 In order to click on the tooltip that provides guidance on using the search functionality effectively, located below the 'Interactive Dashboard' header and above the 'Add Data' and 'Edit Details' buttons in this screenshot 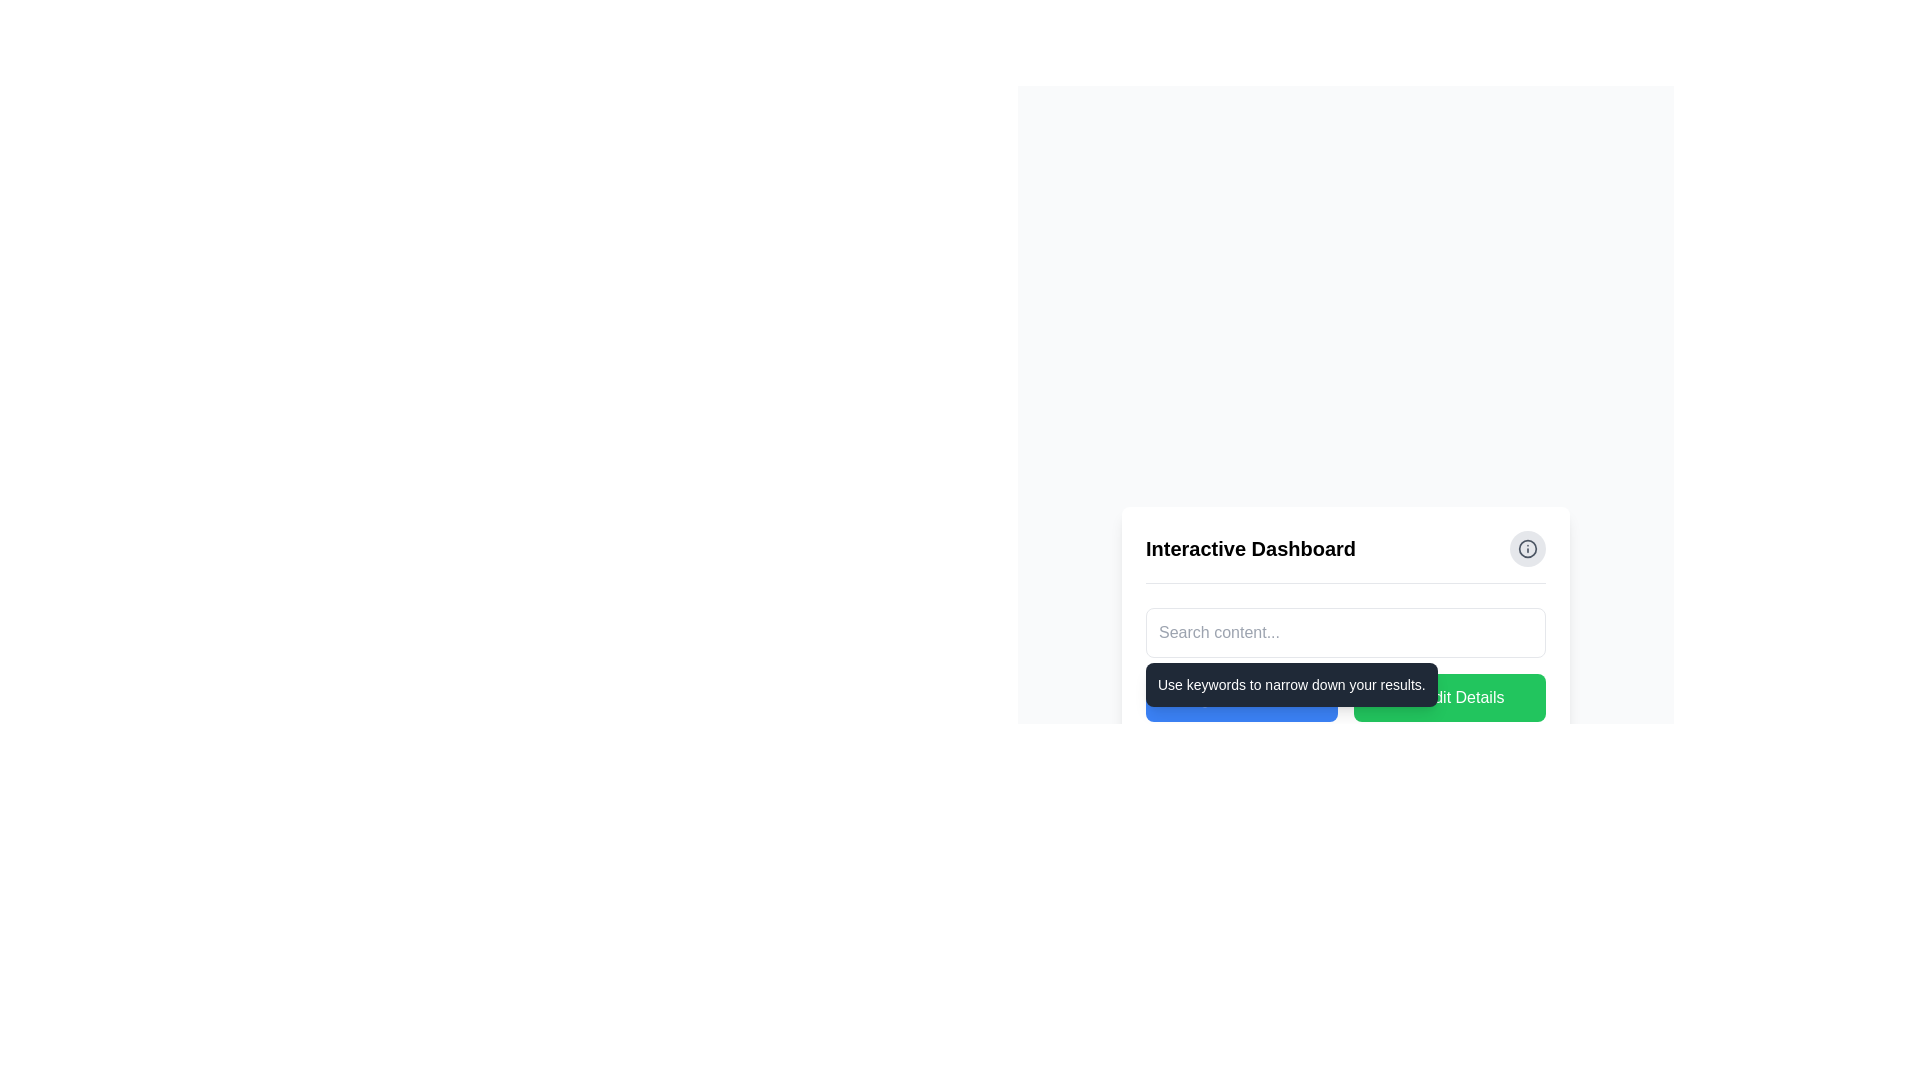, I will do `click(1345, 663)`.